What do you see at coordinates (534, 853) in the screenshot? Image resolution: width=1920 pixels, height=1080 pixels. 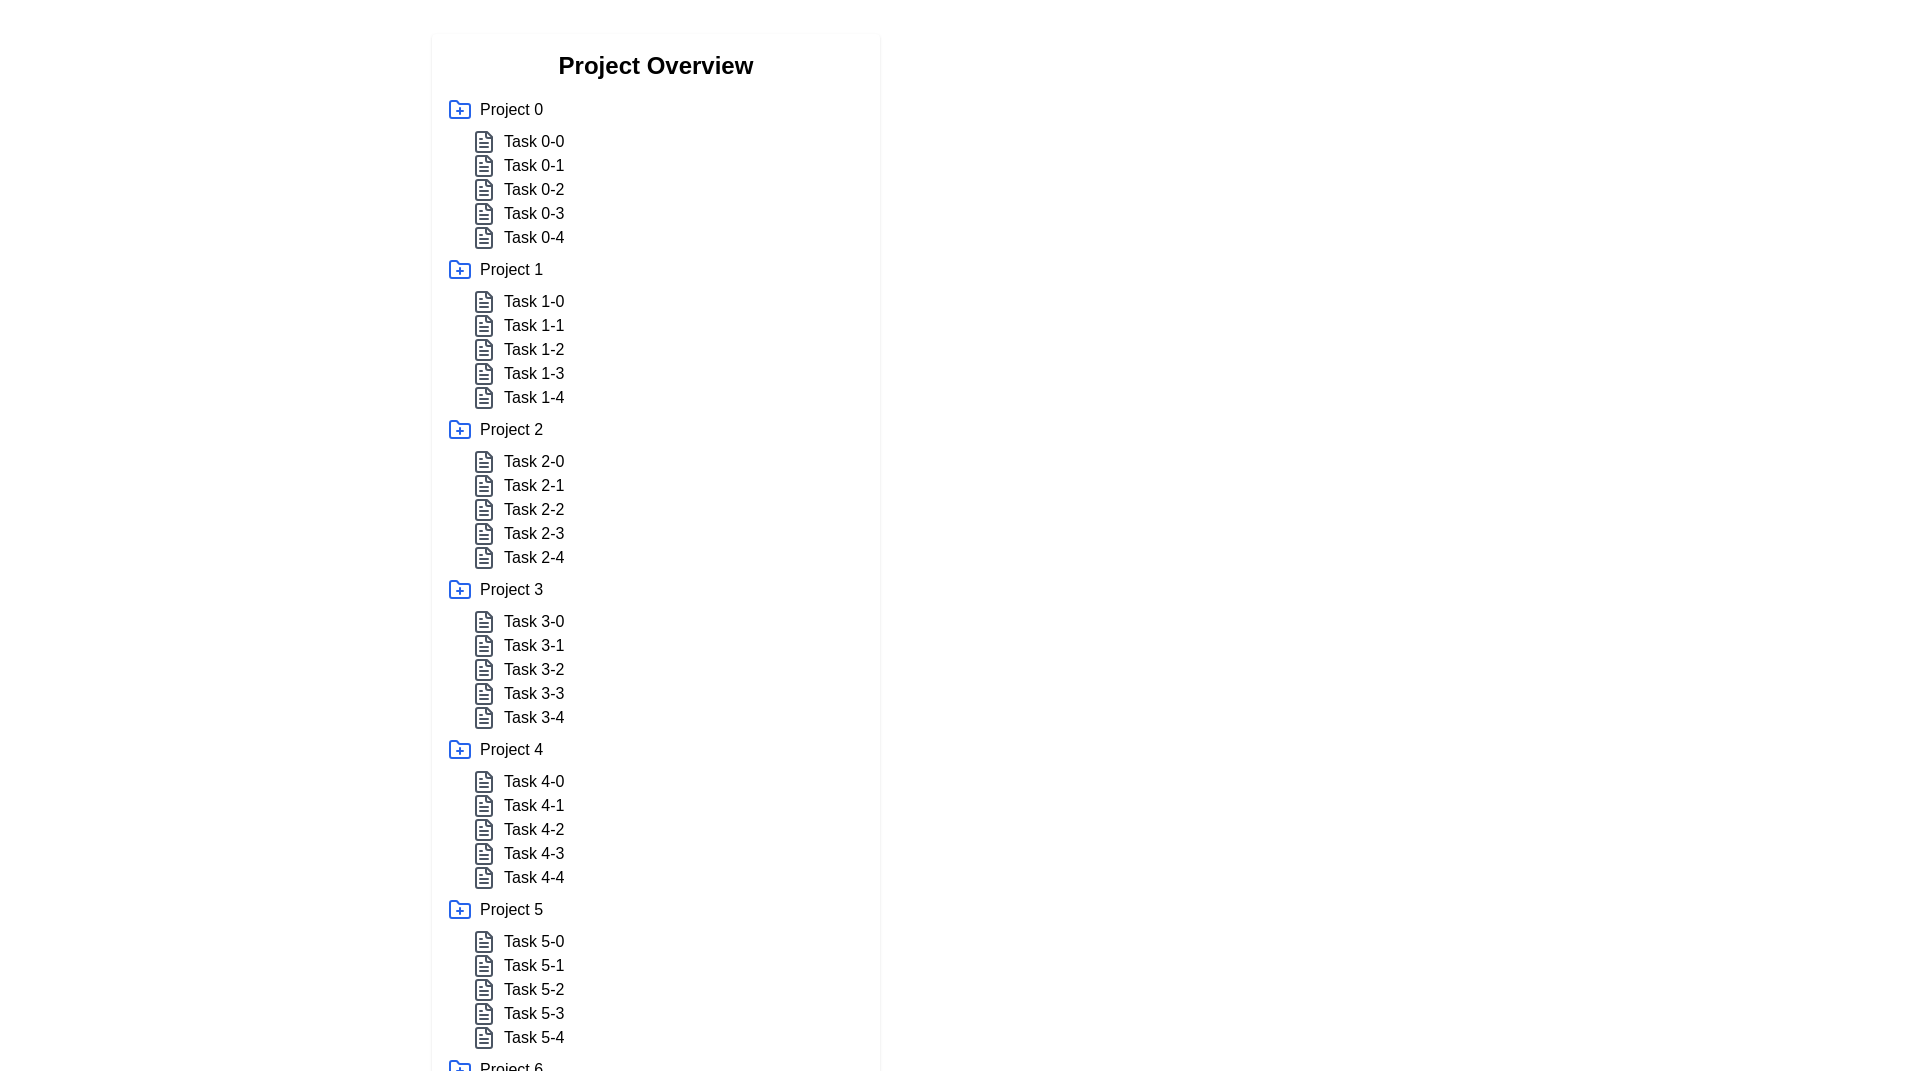 I see `the static text label representing the fourth task under 'Project 4' in the hierarchical project overview` at bounding box center [534, 853].